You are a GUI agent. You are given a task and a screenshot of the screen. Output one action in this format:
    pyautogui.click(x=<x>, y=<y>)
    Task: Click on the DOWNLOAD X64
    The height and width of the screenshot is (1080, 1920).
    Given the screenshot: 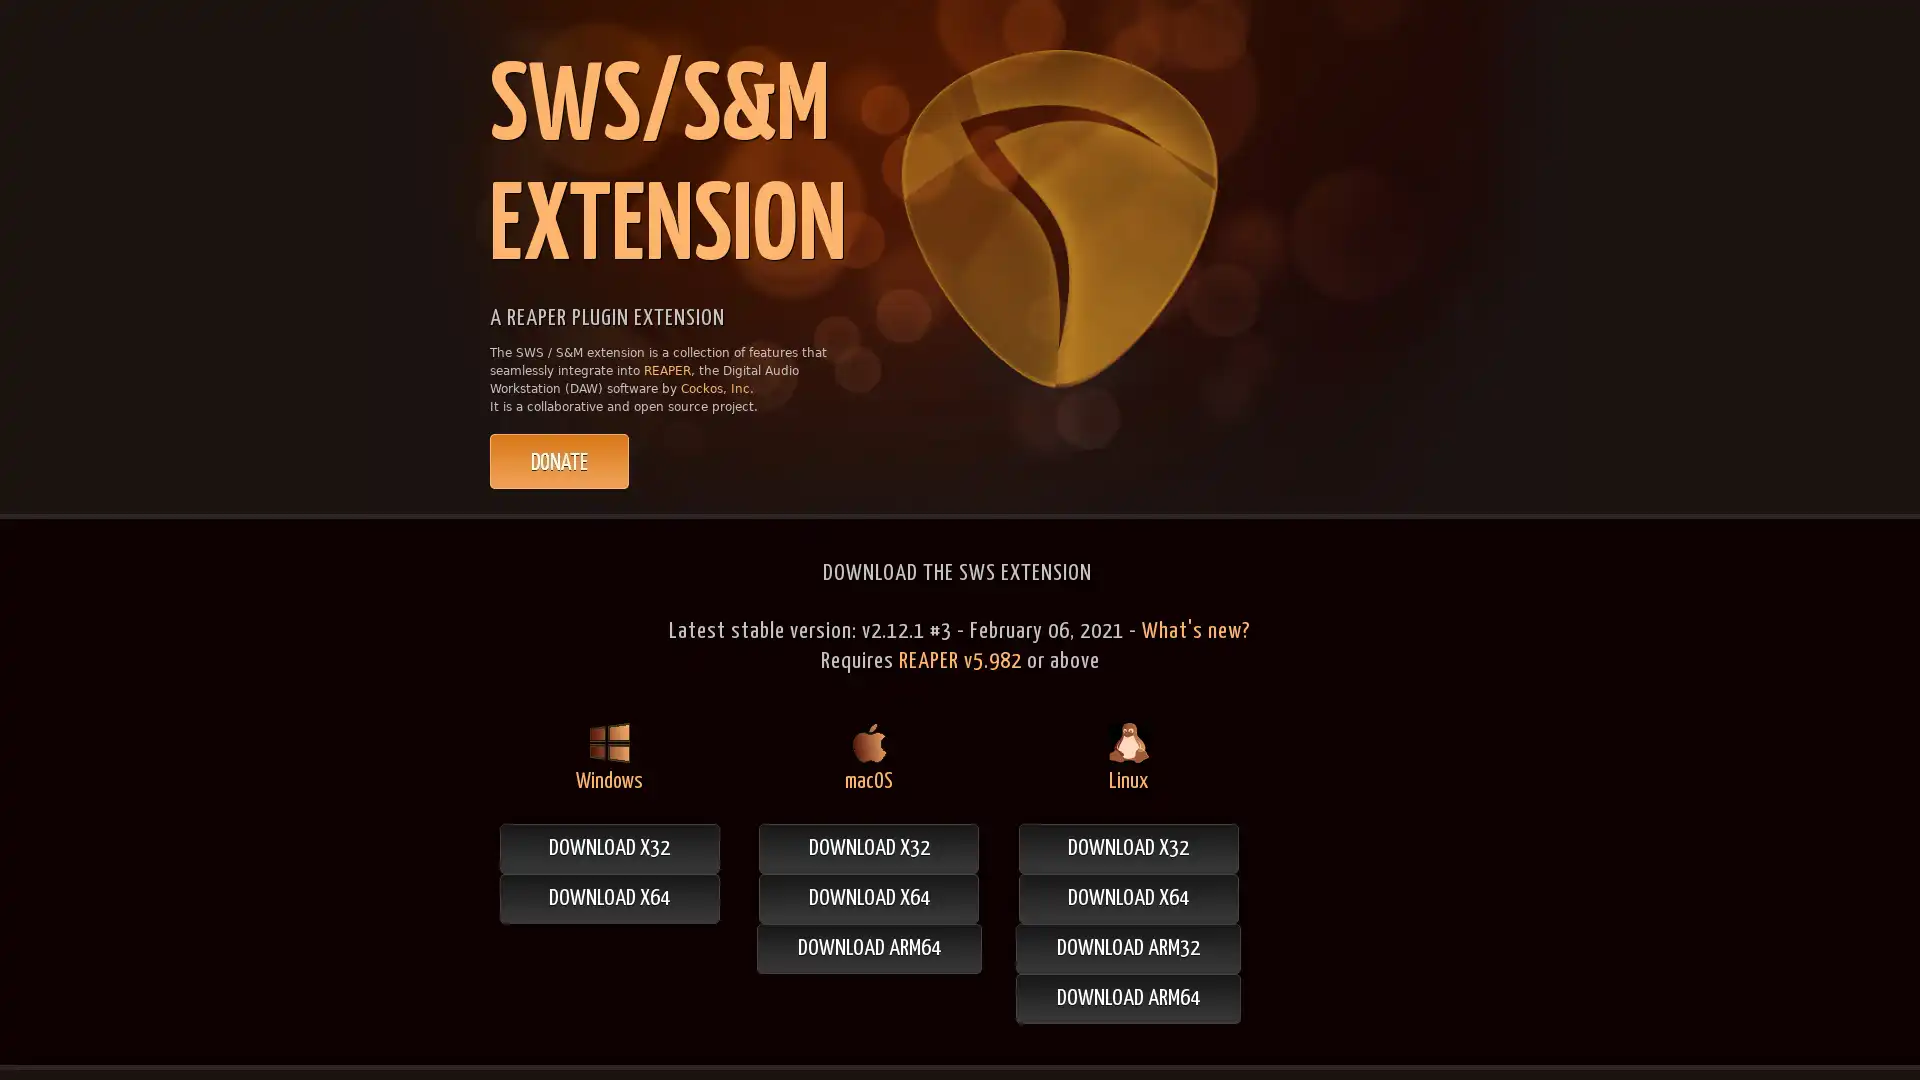 What is the action you would take?
    pyautogui.click(x=638, y=897)
    